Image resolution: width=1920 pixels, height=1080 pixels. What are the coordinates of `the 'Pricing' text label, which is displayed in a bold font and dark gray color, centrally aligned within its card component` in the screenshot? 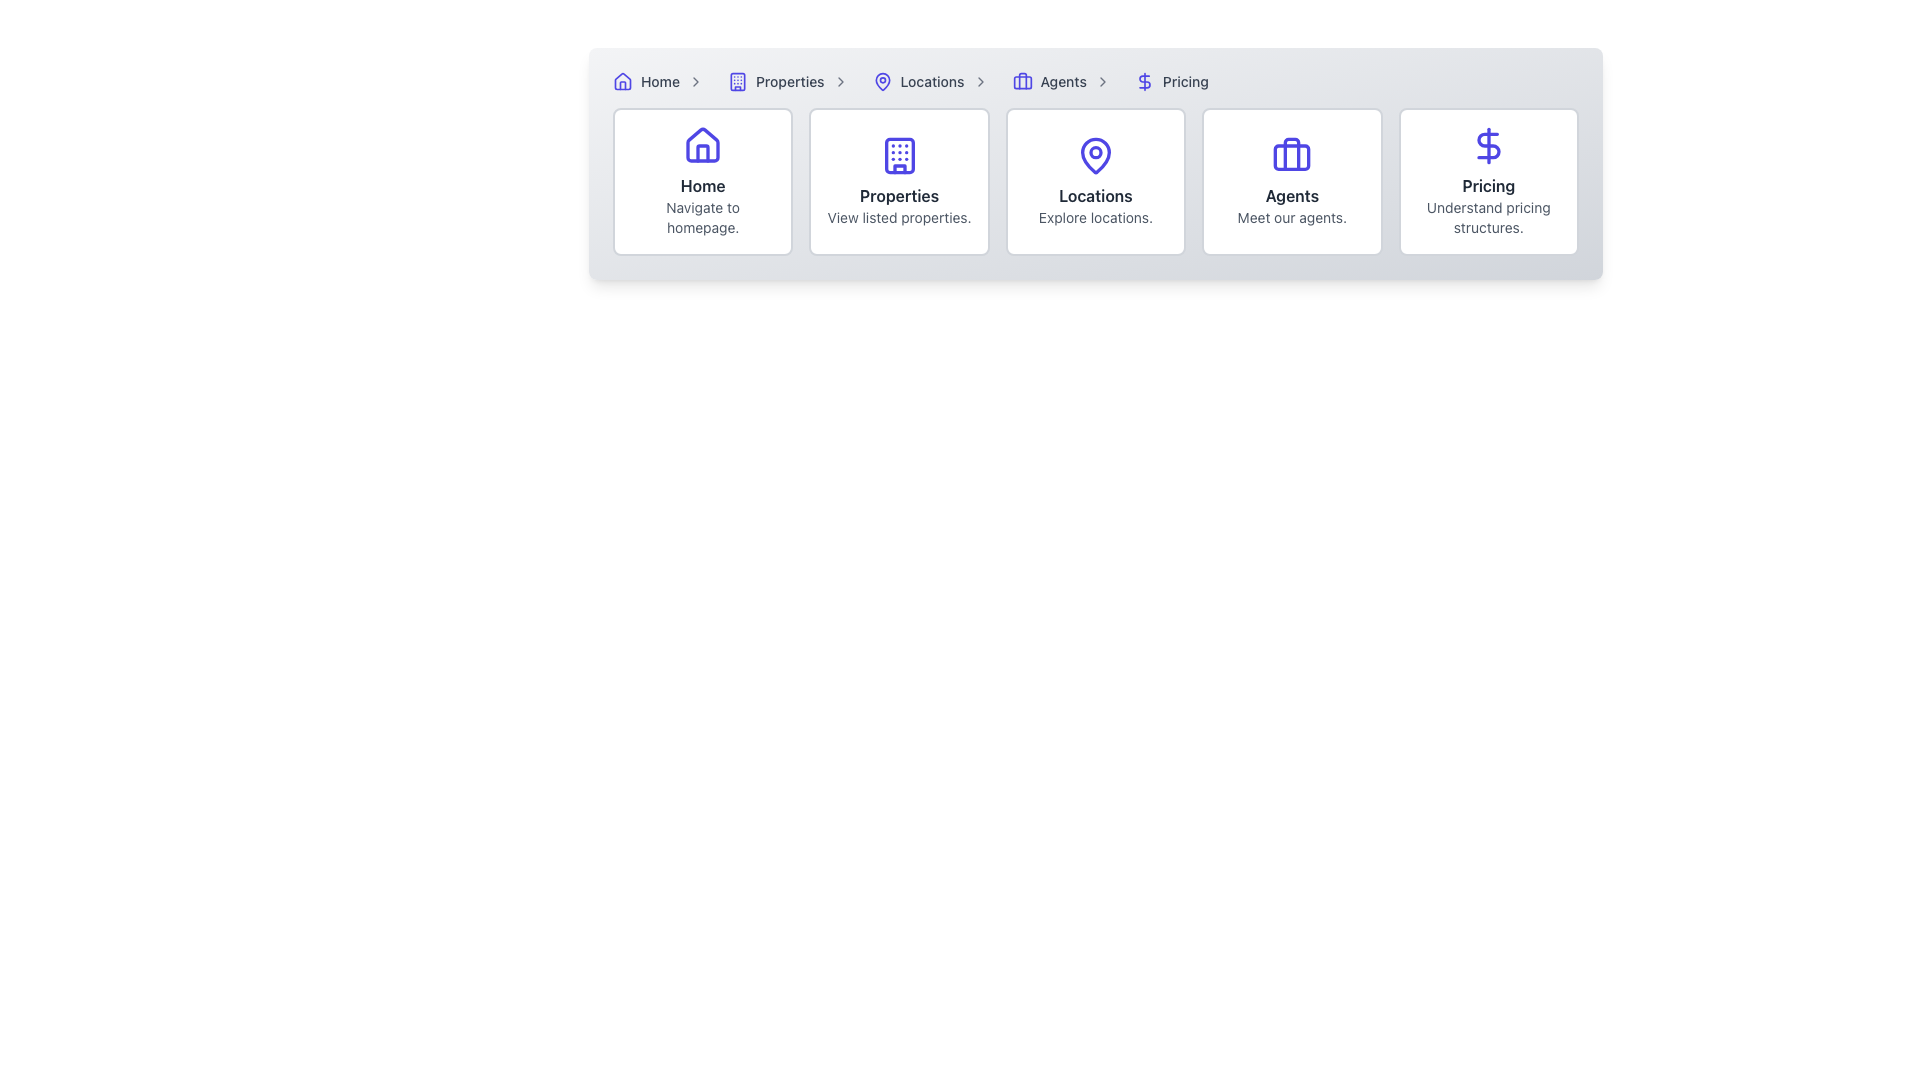 It's located at (1488, 185).